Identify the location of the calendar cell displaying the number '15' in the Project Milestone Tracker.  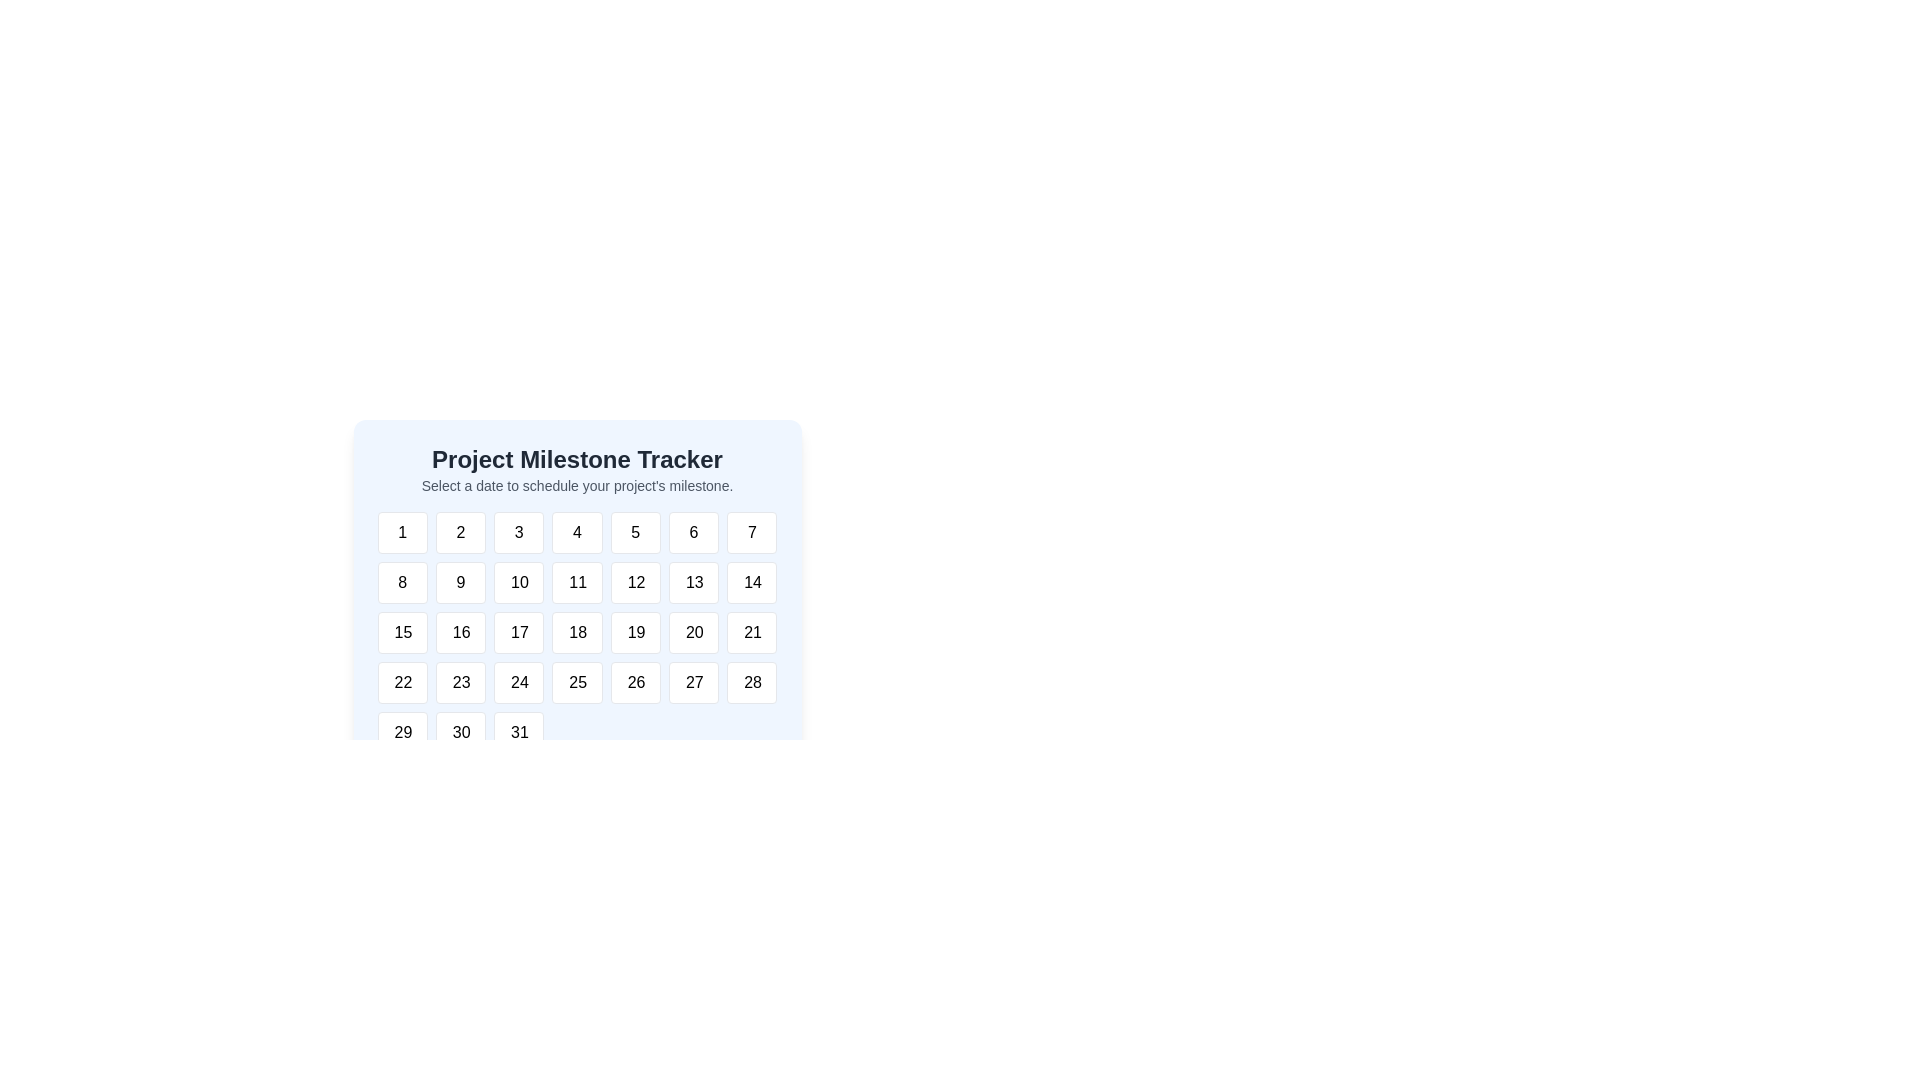
(401, 632).